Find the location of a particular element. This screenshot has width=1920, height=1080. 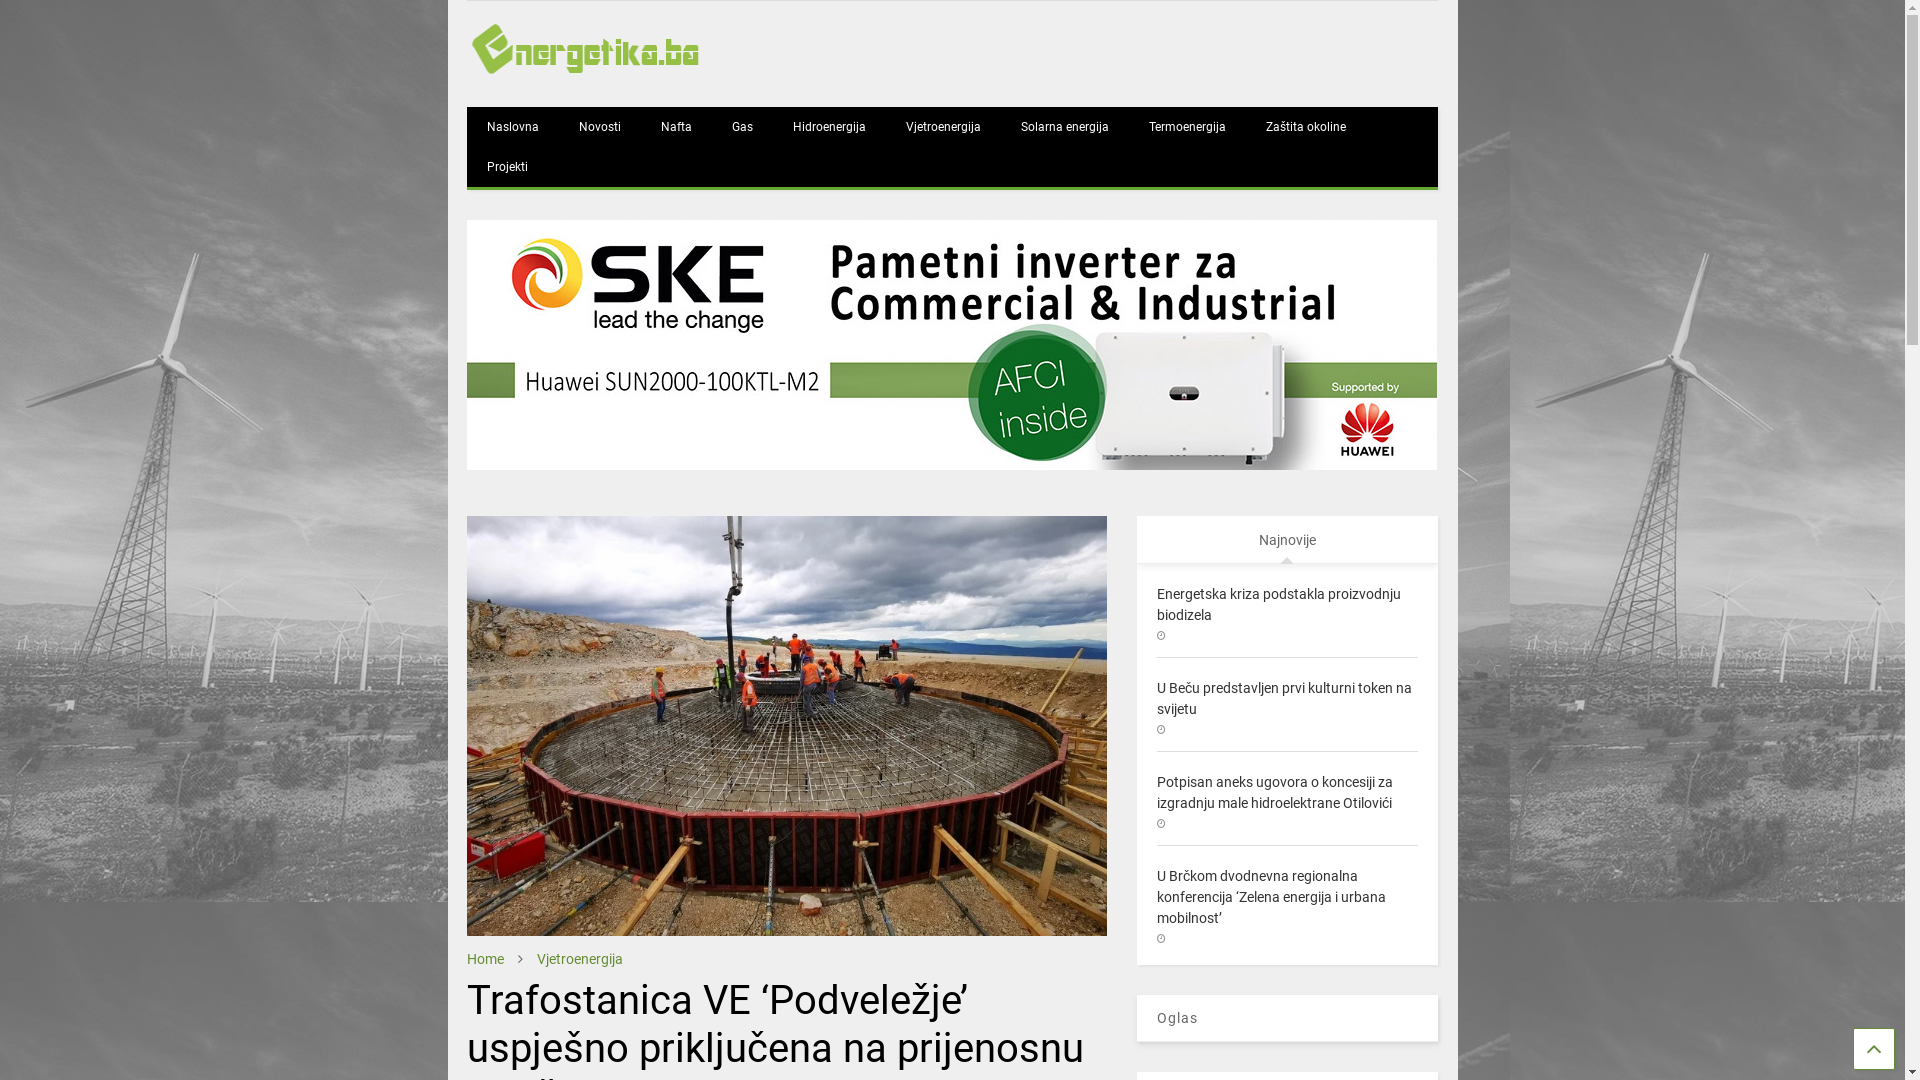

'Energetska kriza podstakla proizvodnju biodizela' is located at coordinates (1277, 603).